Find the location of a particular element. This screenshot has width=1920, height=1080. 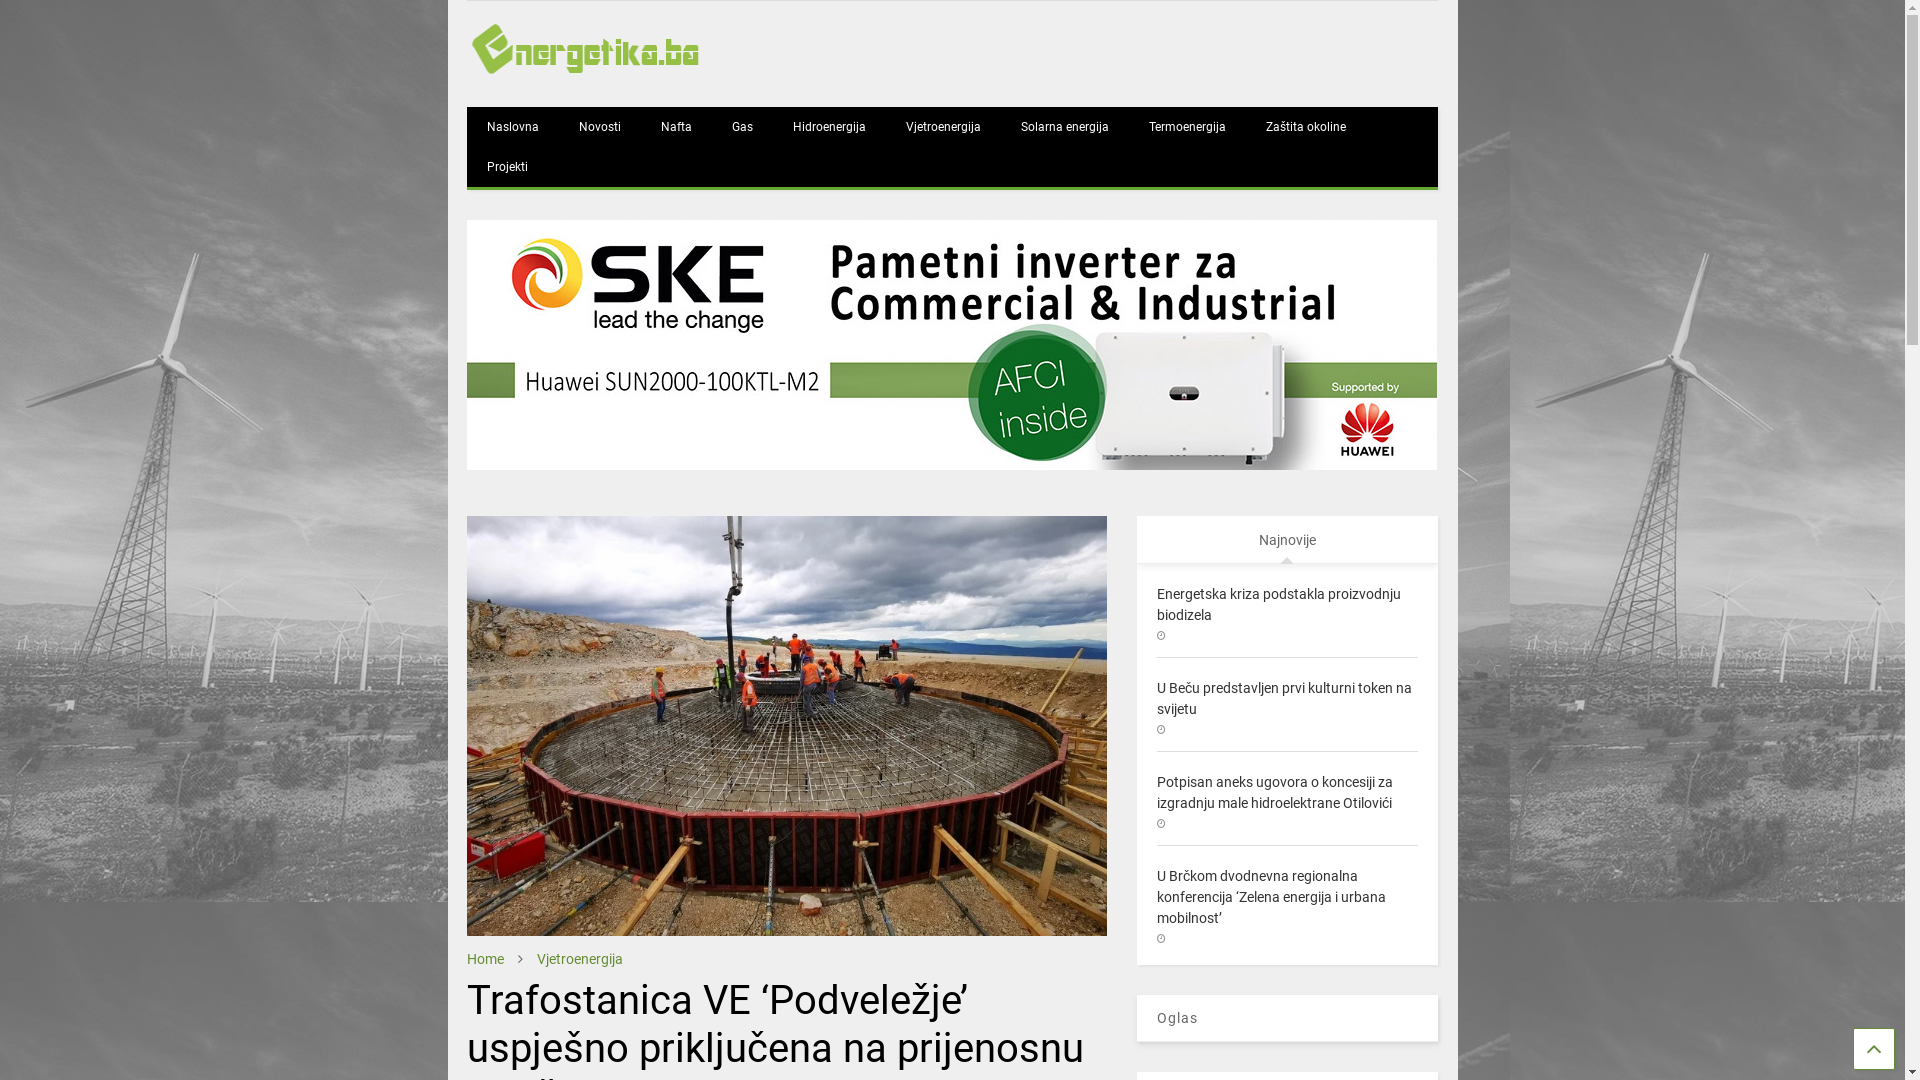

'Energetska kriza podstakla proizvodnju biodizela' is located at coordinates (1277, 603).